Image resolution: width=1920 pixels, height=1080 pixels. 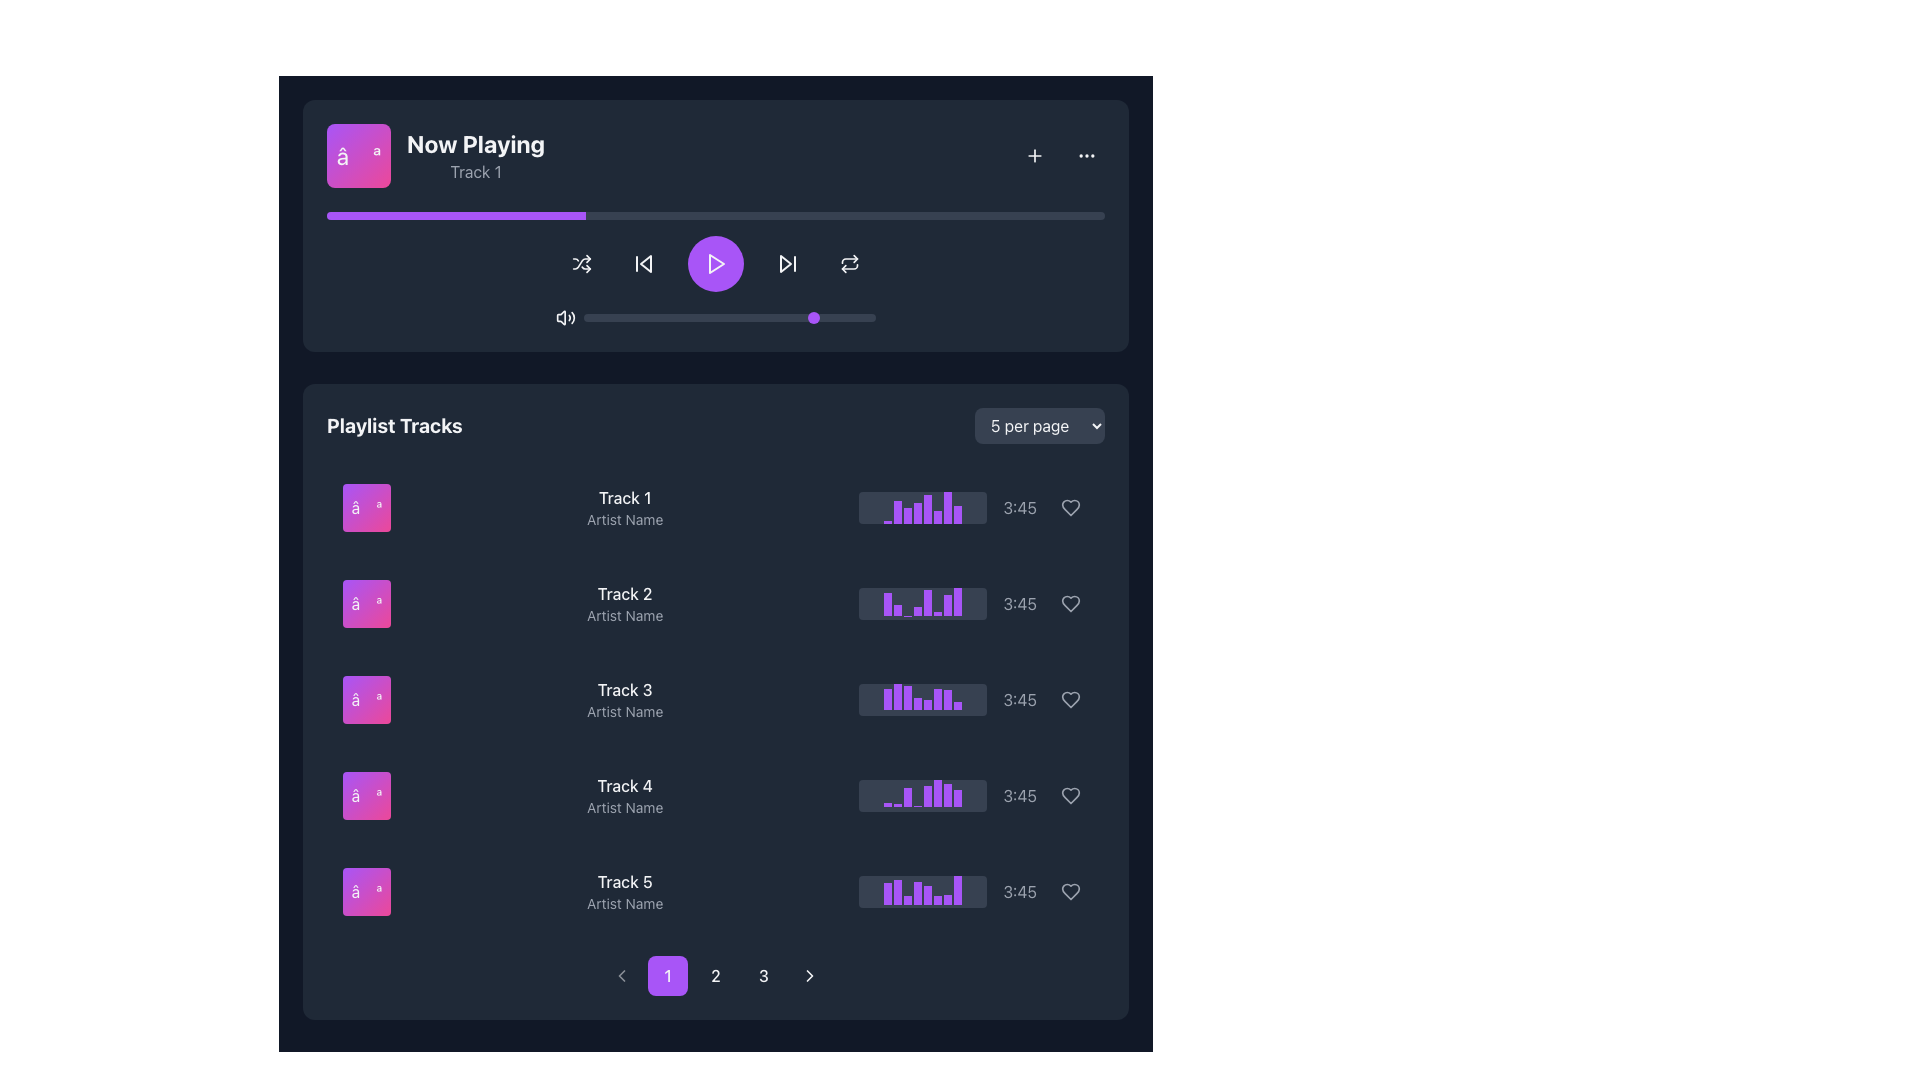 I want to click on the second bar from the left in the bar chart located on the right side of the Track 5 row in the playlist section, so click(x=897, y=891).